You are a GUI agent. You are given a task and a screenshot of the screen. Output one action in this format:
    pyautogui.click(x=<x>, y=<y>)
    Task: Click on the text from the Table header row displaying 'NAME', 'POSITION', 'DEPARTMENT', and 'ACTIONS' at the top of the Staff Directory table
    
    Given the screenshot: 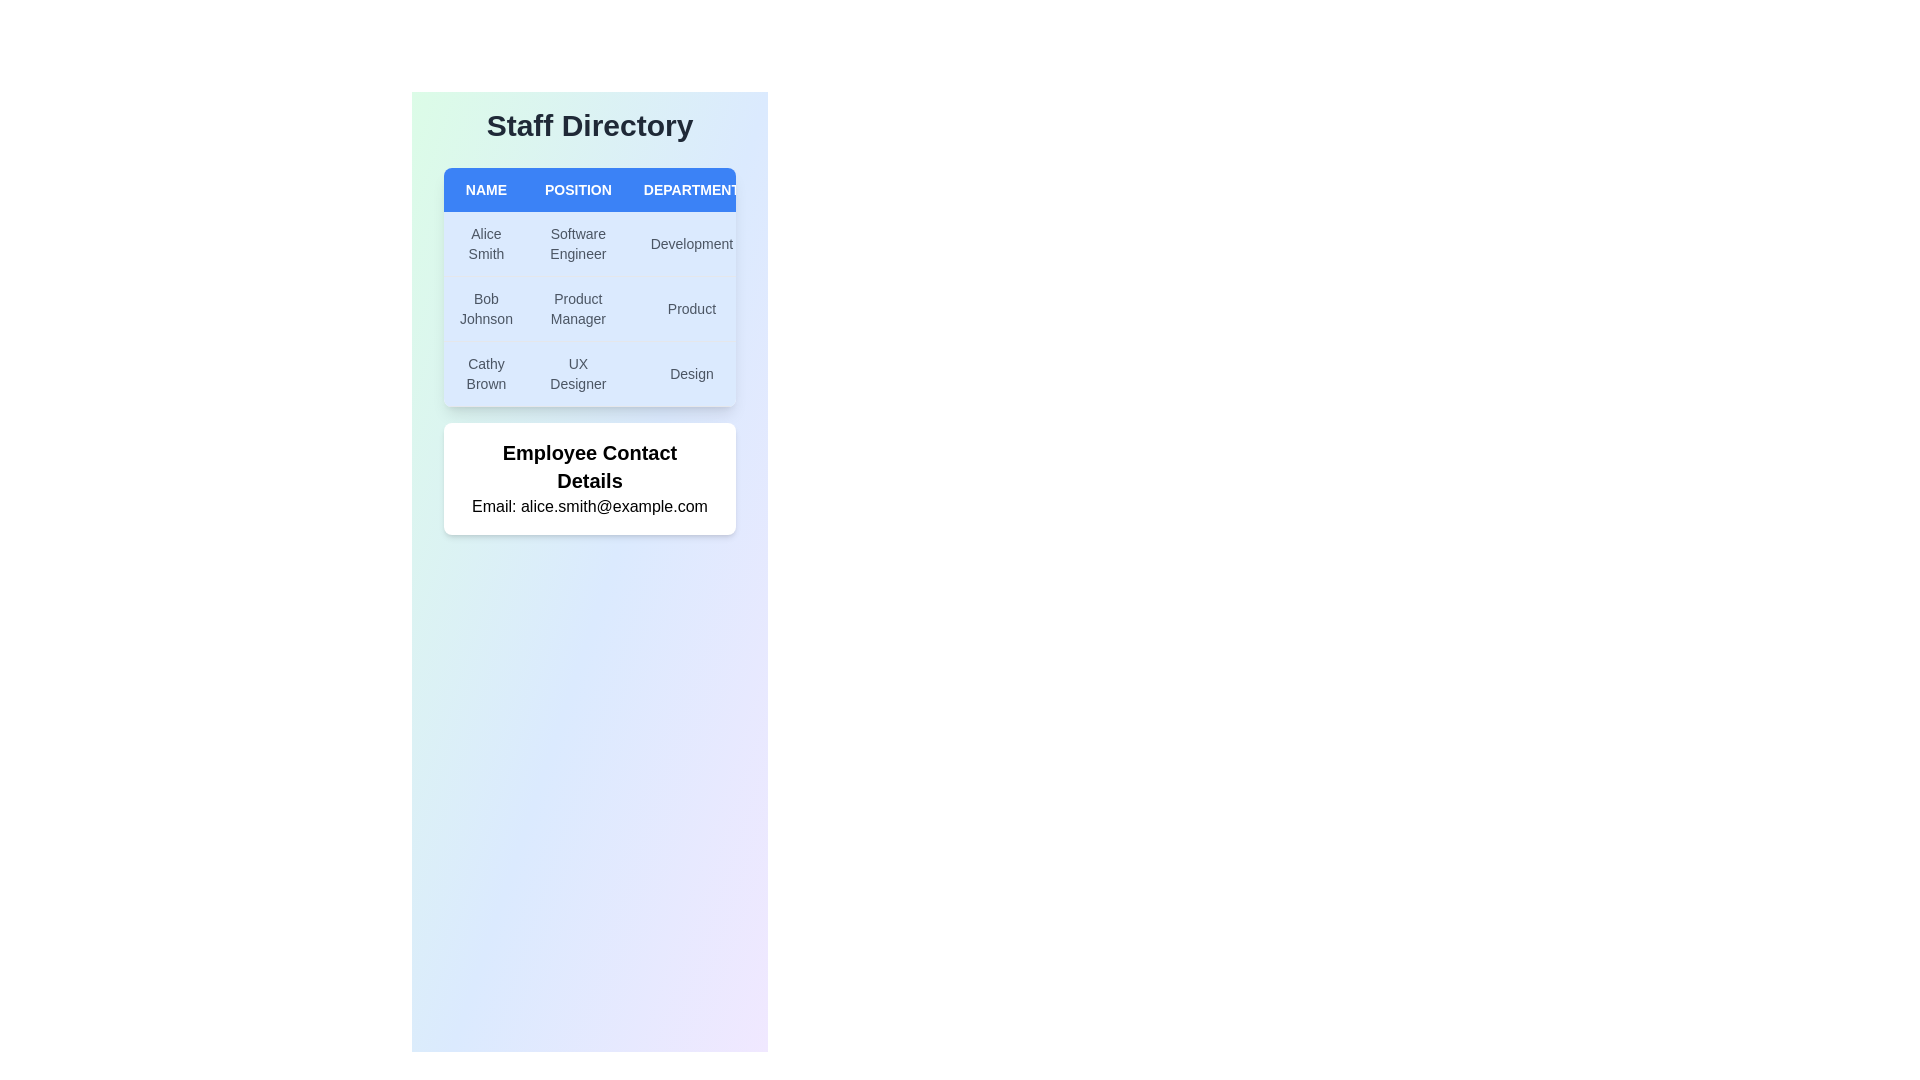 What is the action you would take?
    pyautogui.click(x=647, y=189)
    